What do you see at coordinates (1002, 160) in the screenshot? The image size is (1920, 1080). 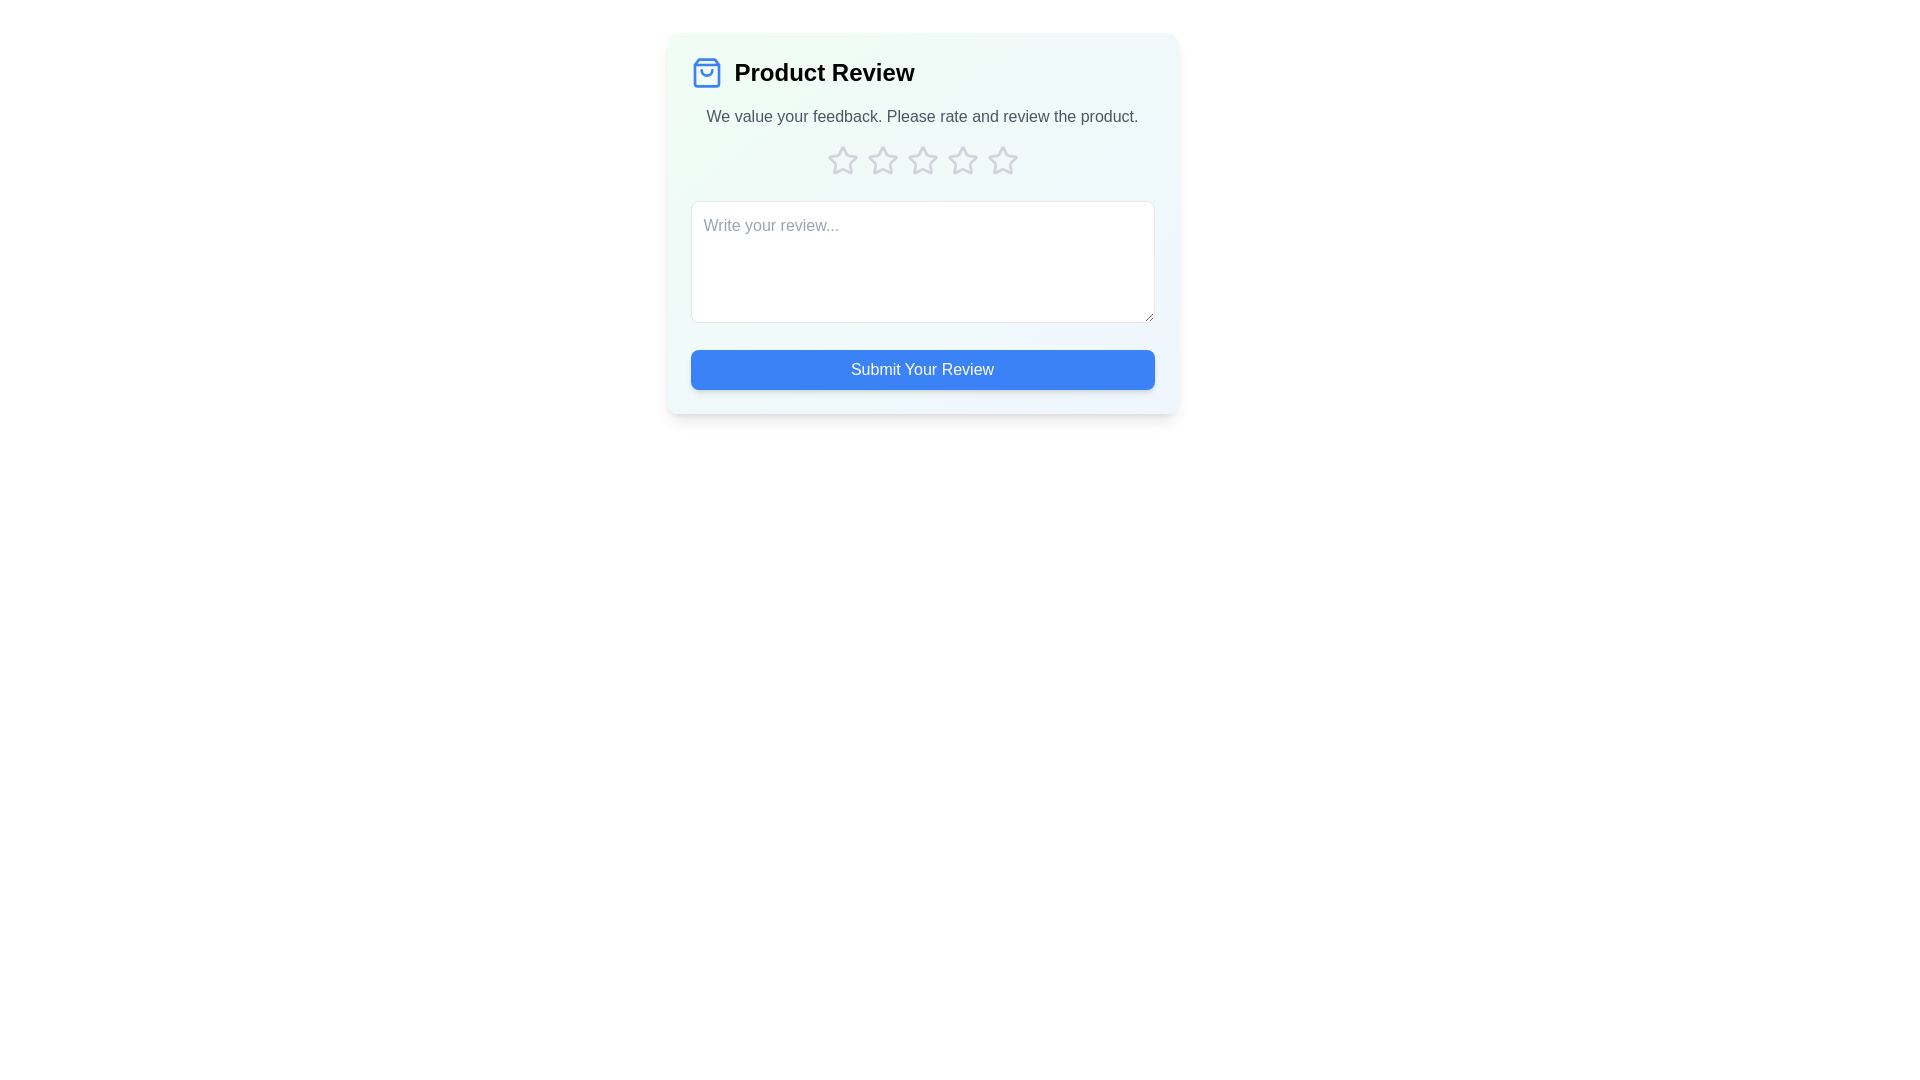 I see `the fifth star icon in the rating system to scale it up and highlight it` at bounding box center [1002, 160].